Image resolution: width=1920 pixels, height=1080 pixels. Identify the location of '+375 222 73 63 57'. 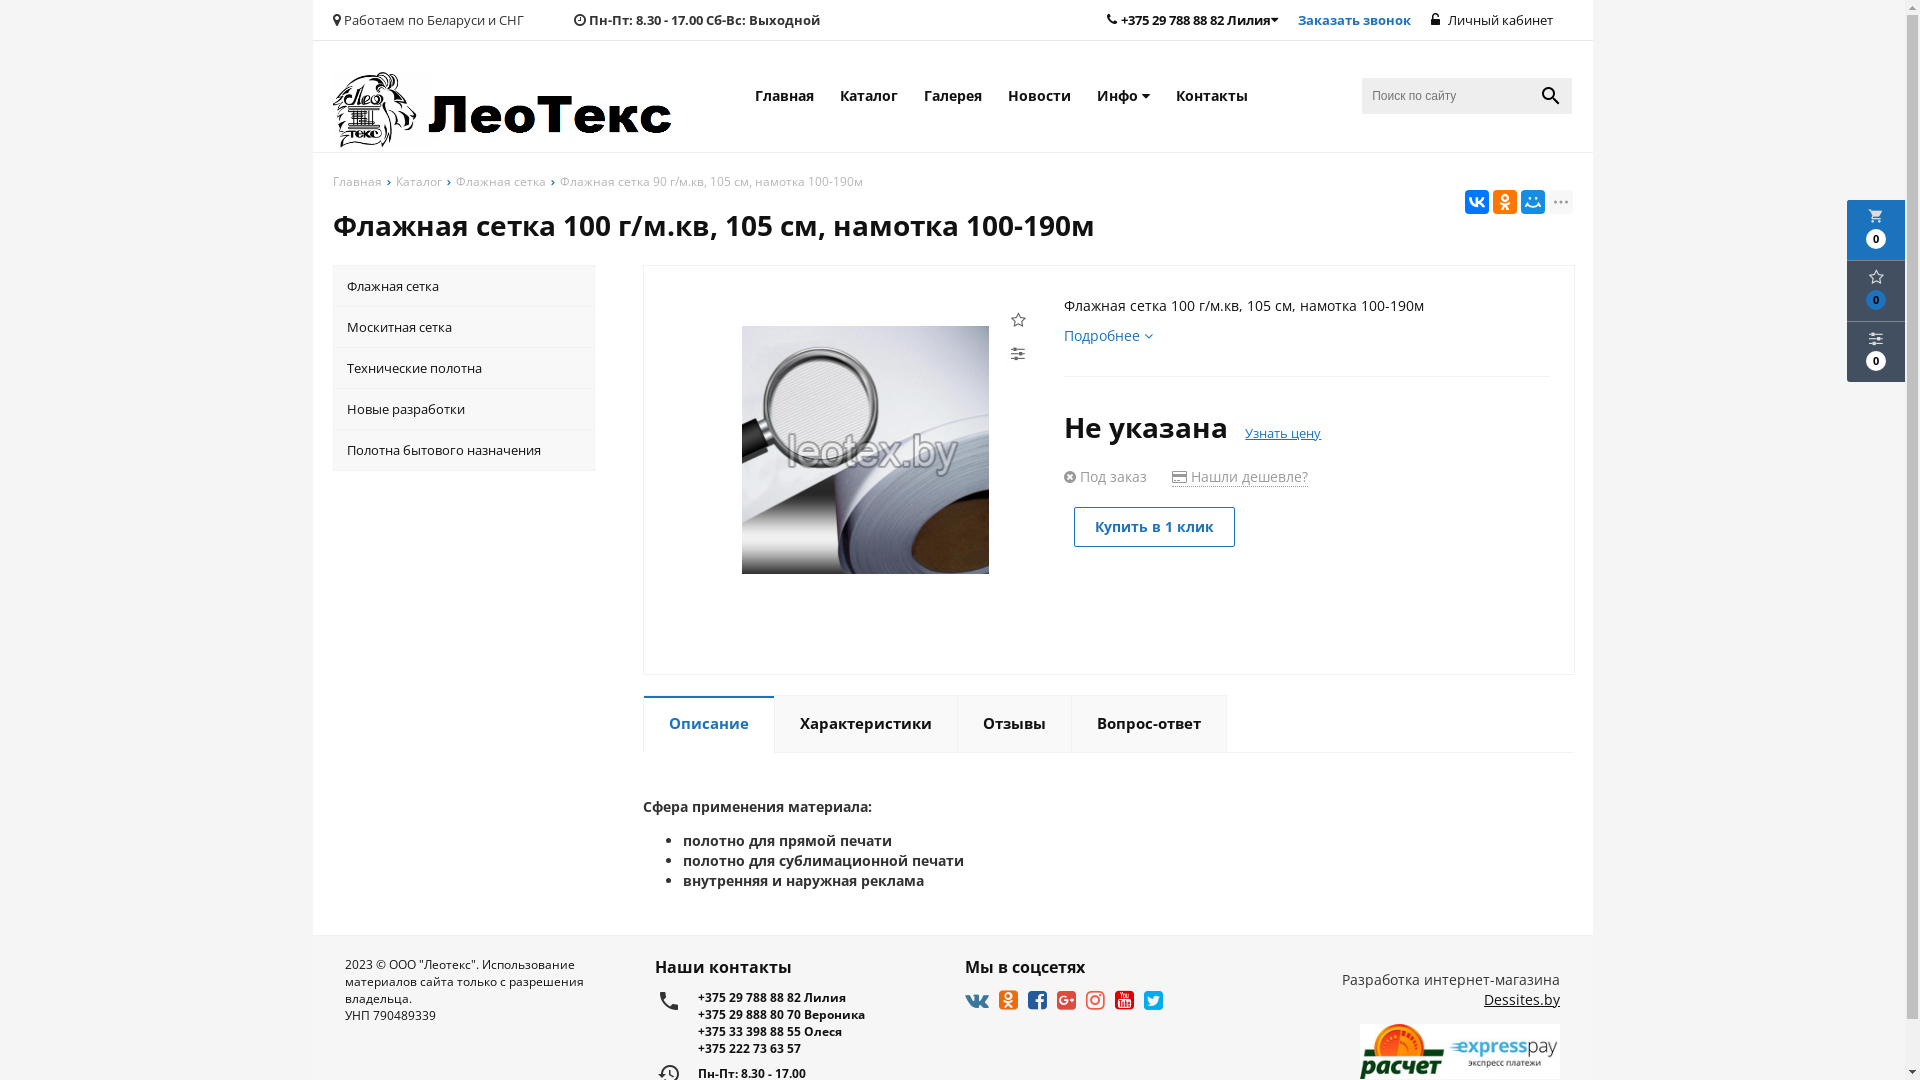
(819, 1047).